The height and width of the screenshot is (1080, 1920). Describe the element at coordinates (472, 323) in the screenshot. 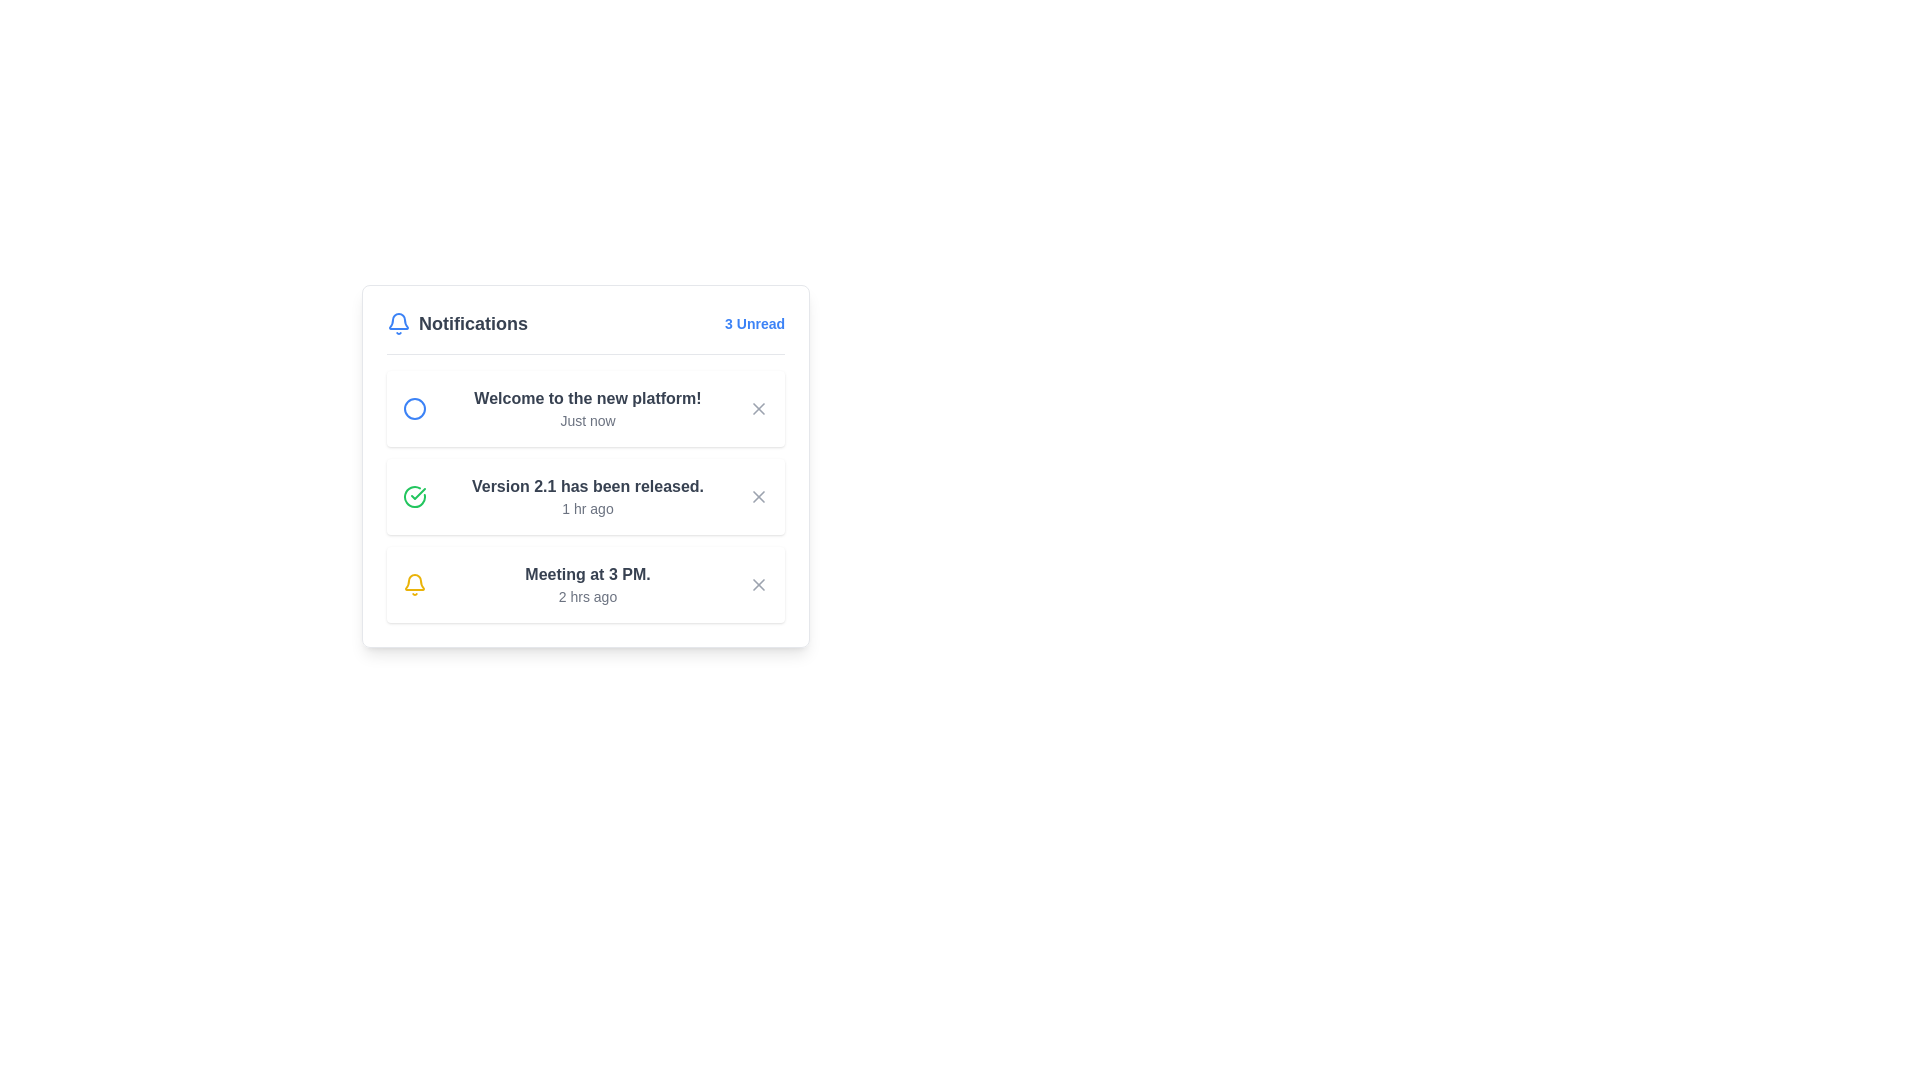

I see `text content of the header title for the notifications section, which is positioned to the right of the blue notification bell icon in the card-like section` at that location.